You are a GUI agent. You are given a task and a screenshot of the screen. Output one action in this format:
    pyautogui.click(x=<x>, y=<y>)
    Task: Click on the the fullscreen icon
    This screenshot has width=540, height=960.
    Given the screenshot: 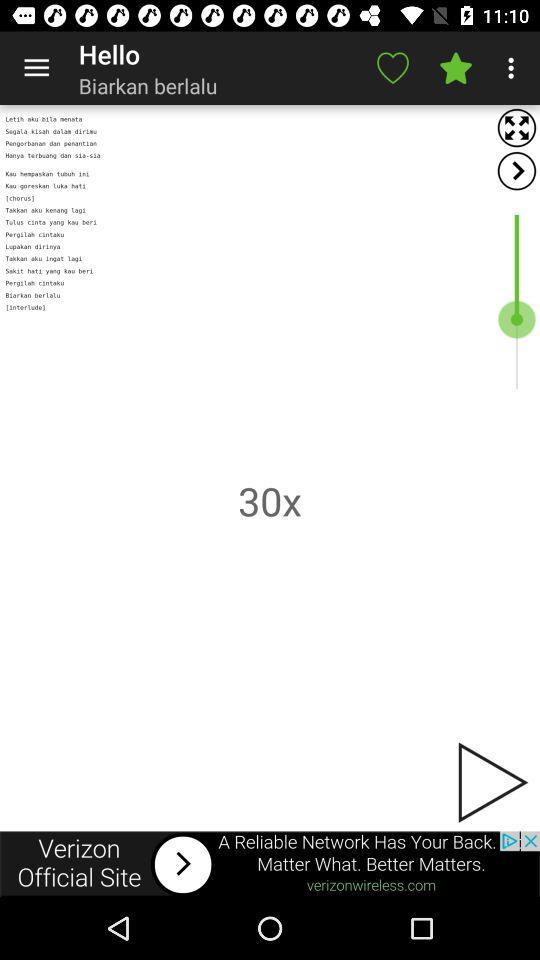 What is the action you would take?
    pyautogui.click(x=516, y=127)
    